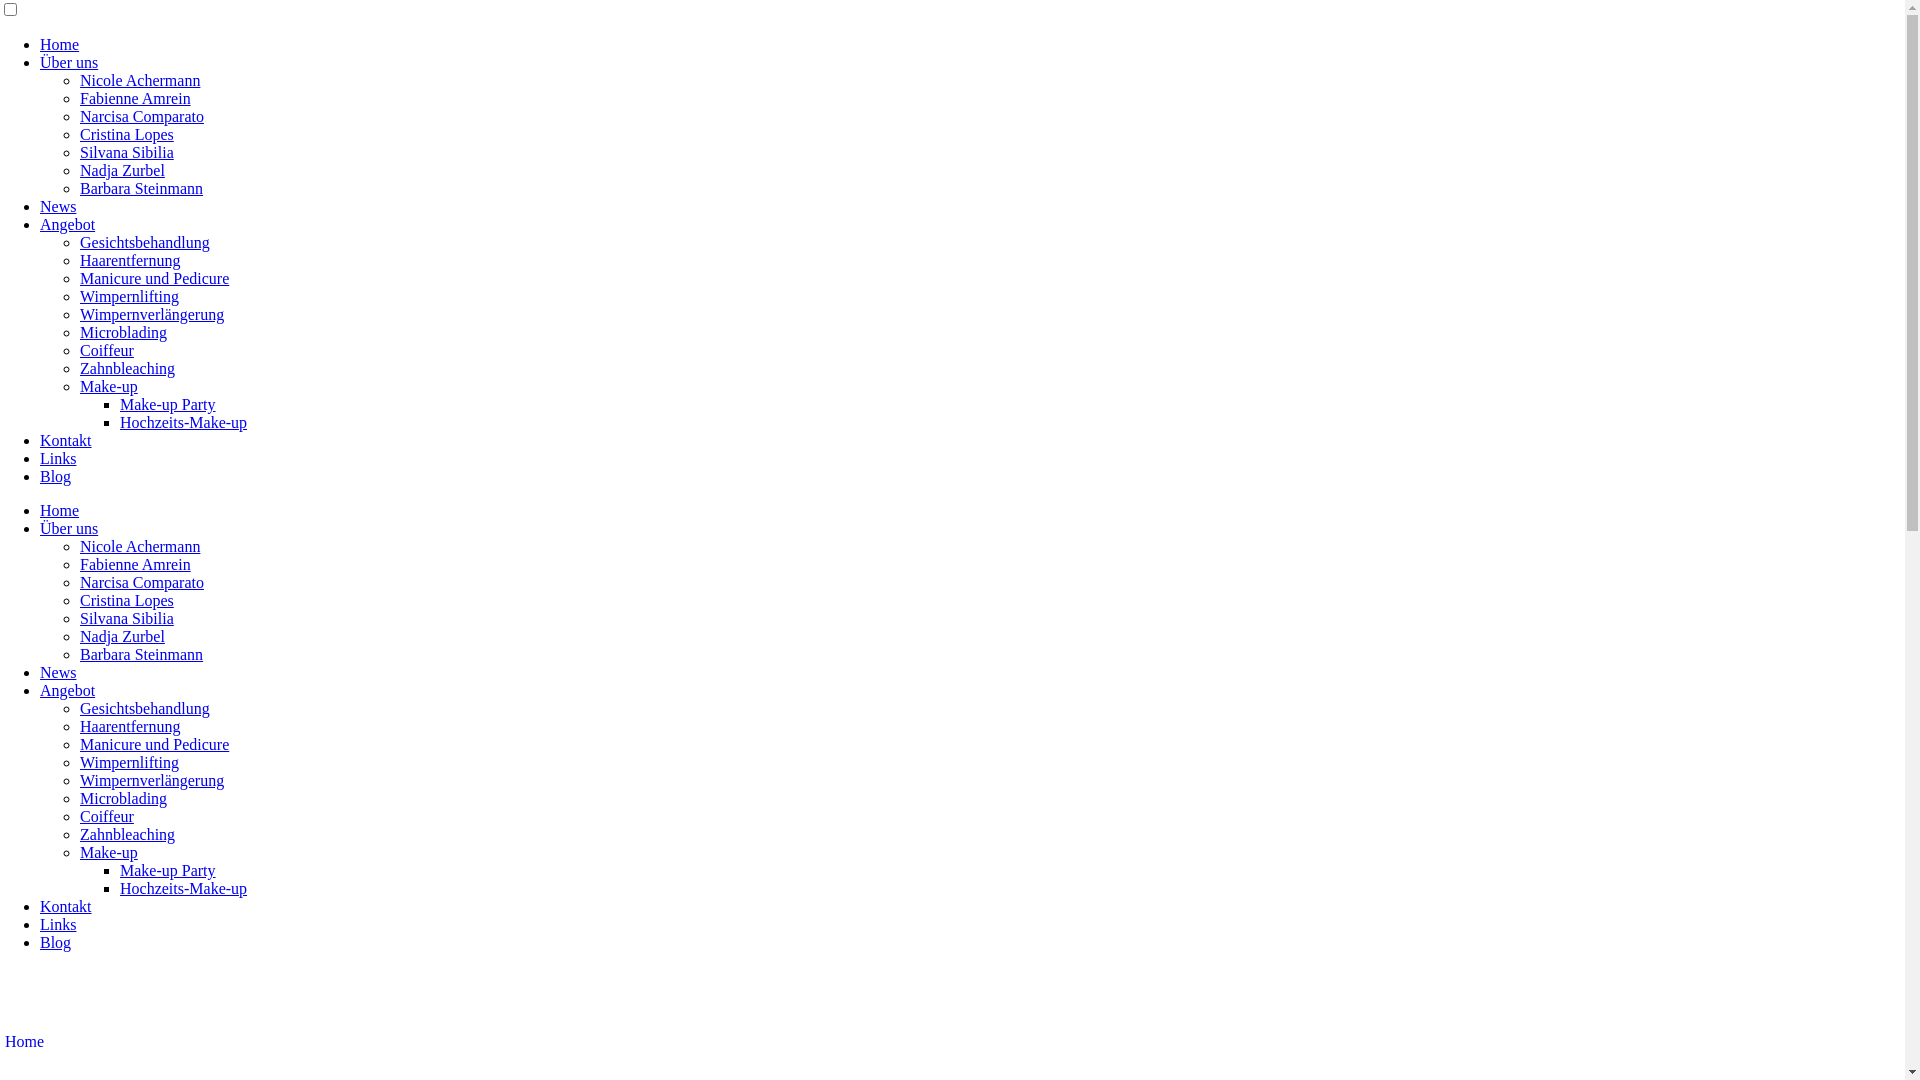 The width and height of the screenshot is (1920, 1080). Describe the element at coordinates (153, 278) in the screenshot. I see `'Manicure und Pedicure'` at that location.